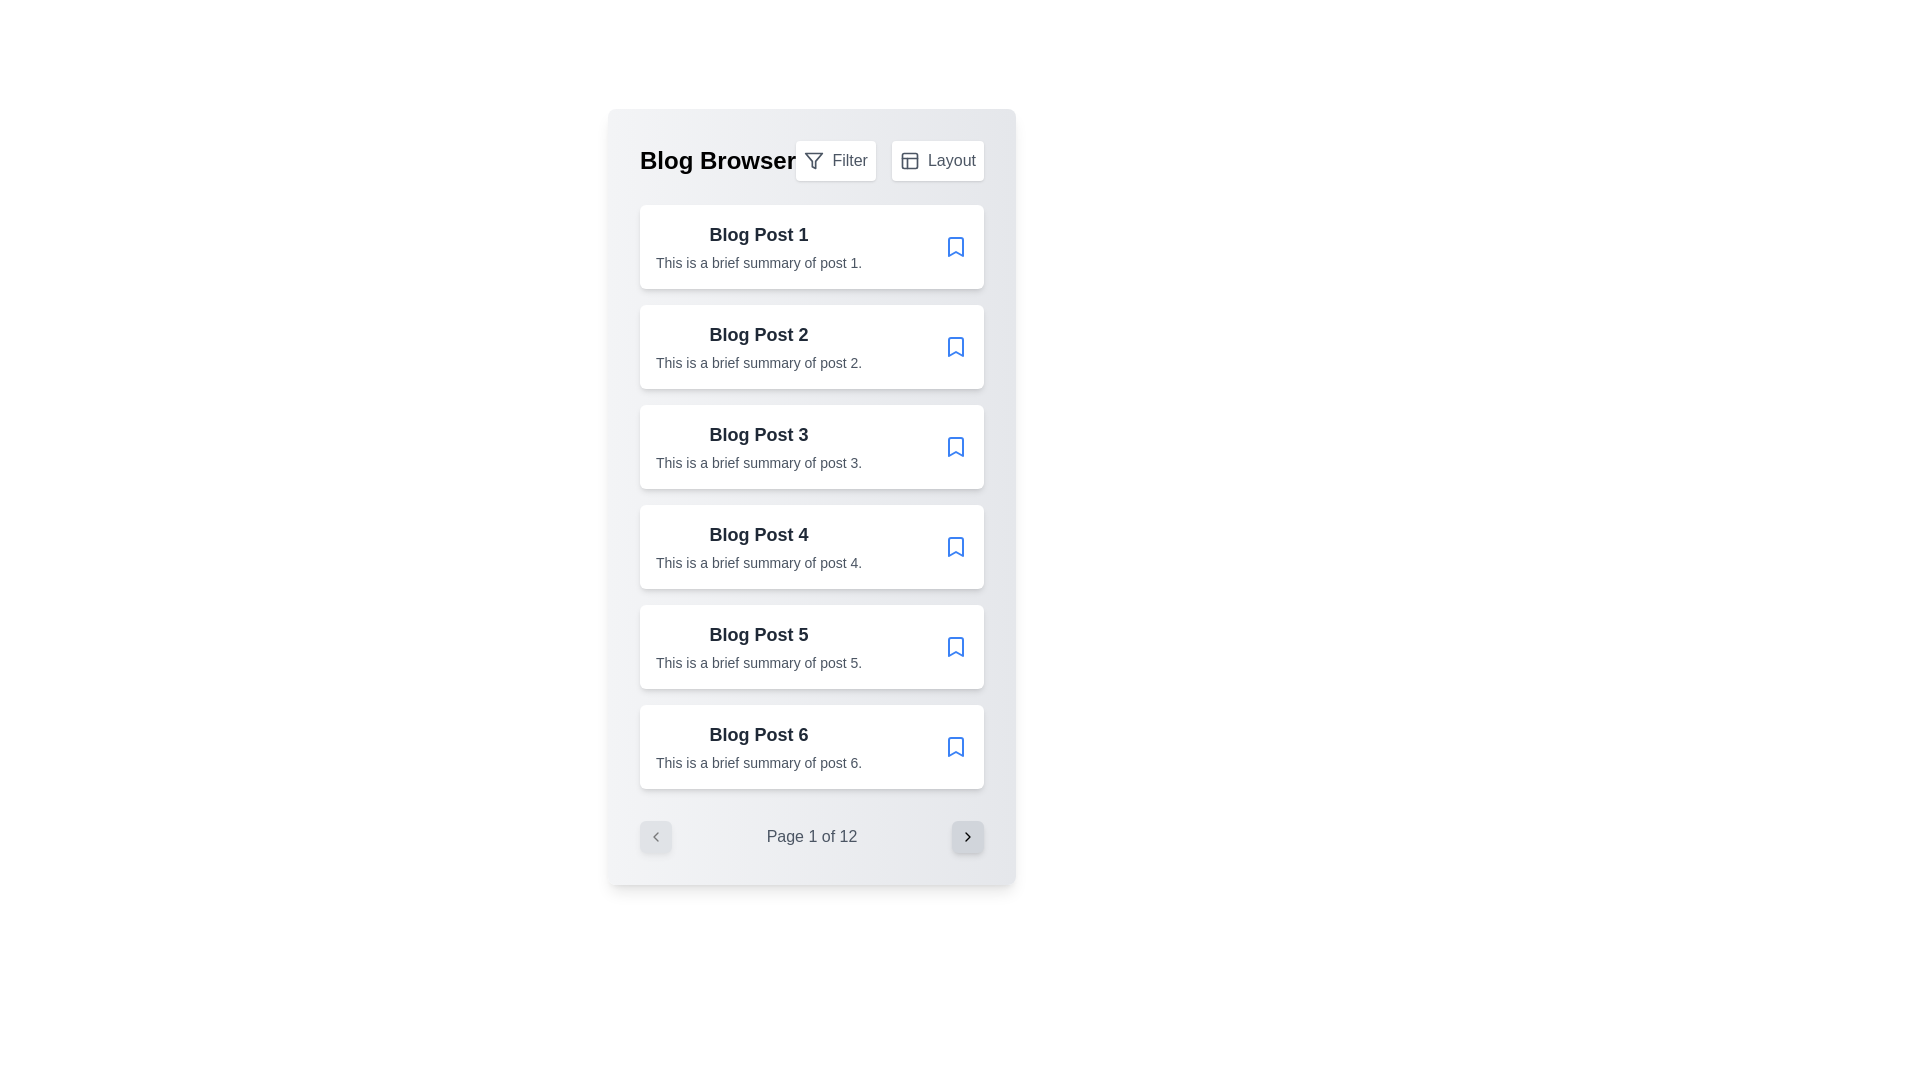  I want to click on the layout configuration icon located inside the 'Layout' button in the top-right corner of the 'Blog Browser' interface, so click(908, 160).